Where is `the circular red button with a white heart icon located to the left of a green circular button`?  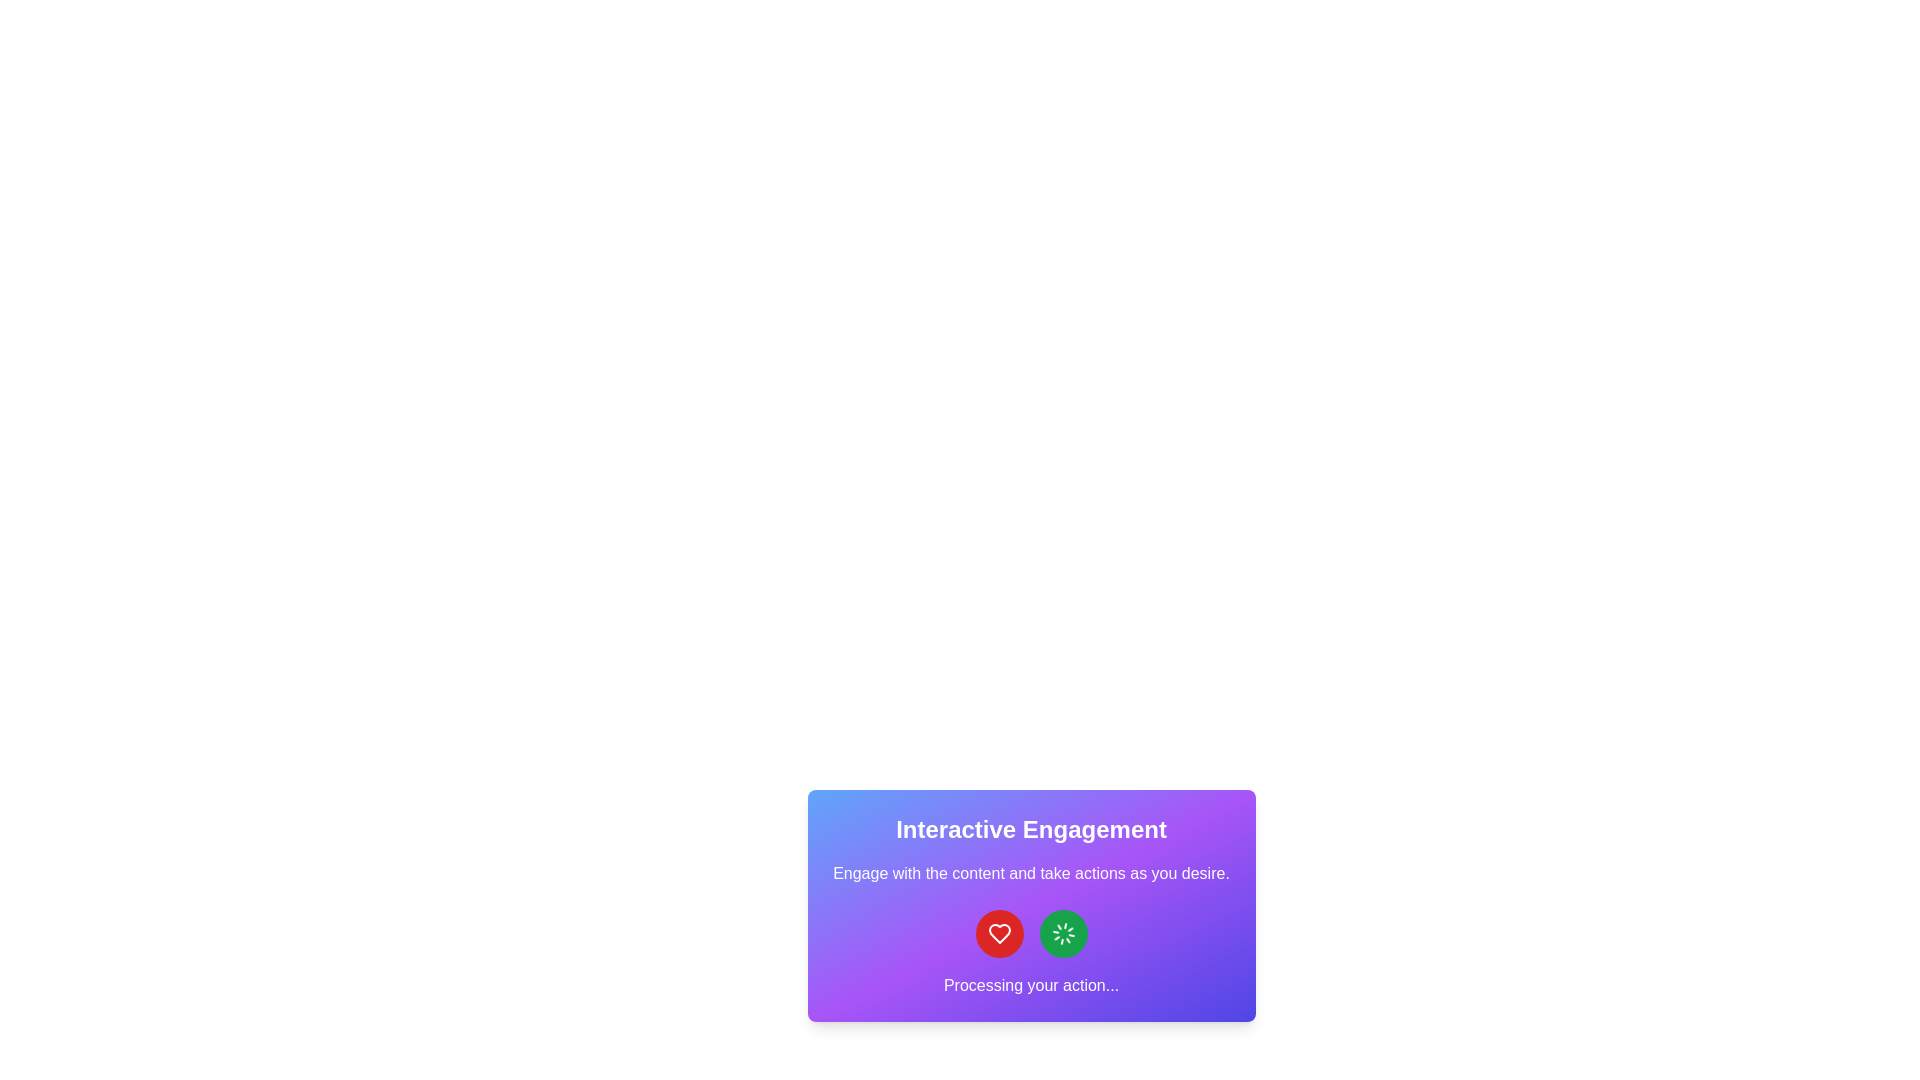
the circular red button with a white heart icon located to the left of a green circular button is located at coordinates (999, 933).